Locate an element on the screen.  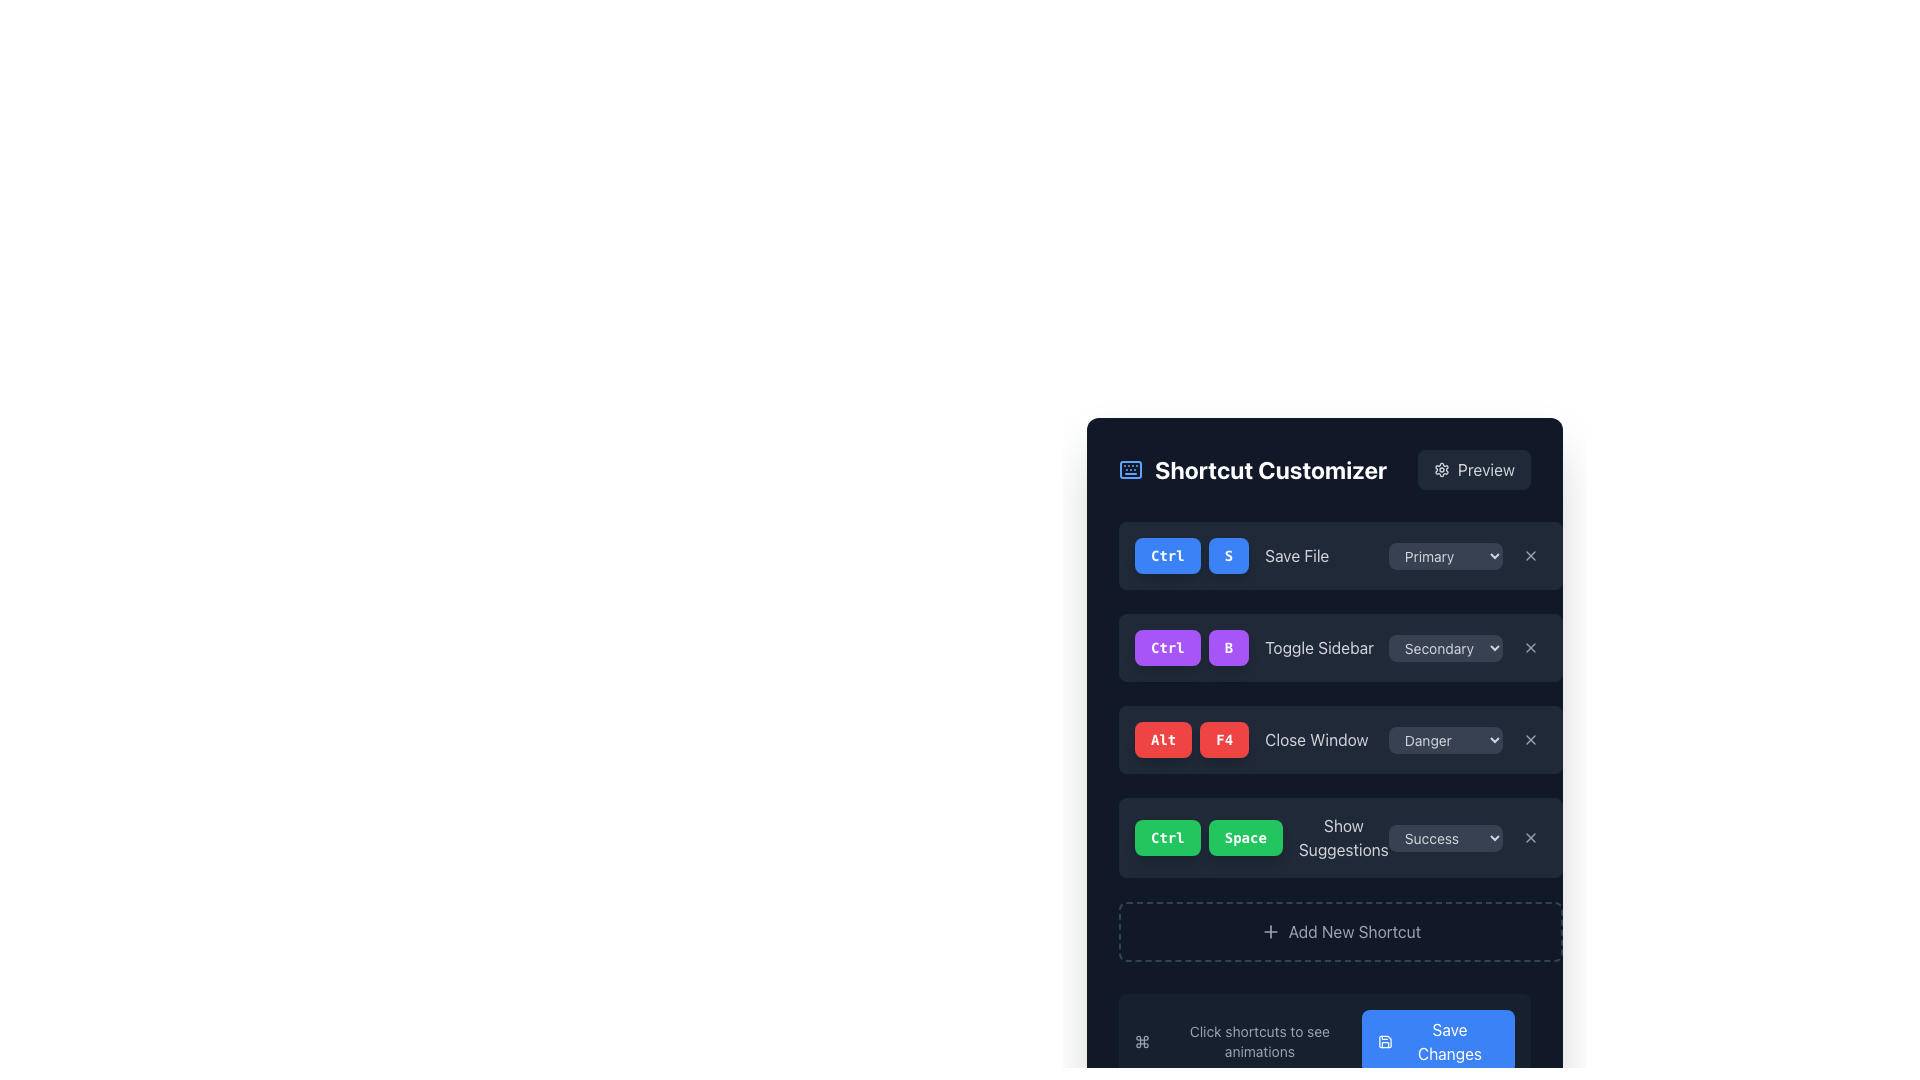
the close button styled as a circle with an 'X' icon inside, located in the top-right corner of the 'Toggle Sidebar' row in the 'Shortcut Customizer' interface is located at coordinates (1529, 648).